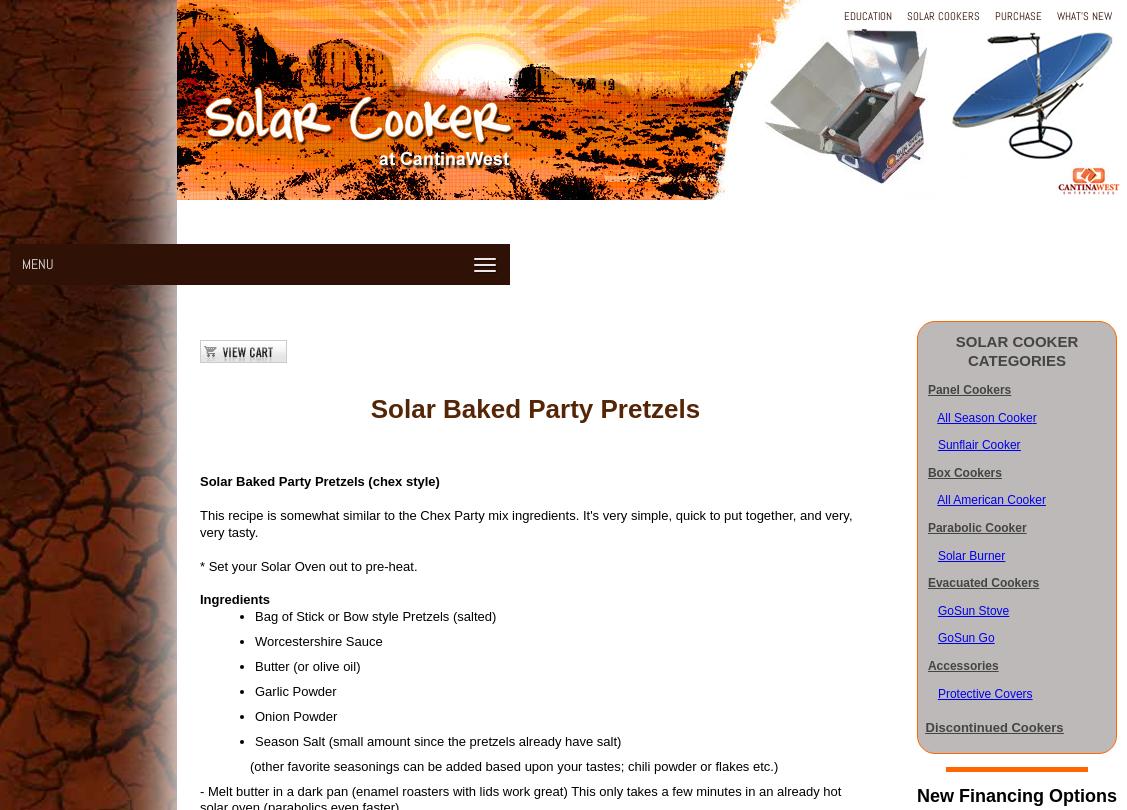 The width and height of the screenshot is (1127, 810). What do you see at coordinates (970, 555) in the screenshot?
I see `'Solar Burner'` at bounding box center [970, 555].